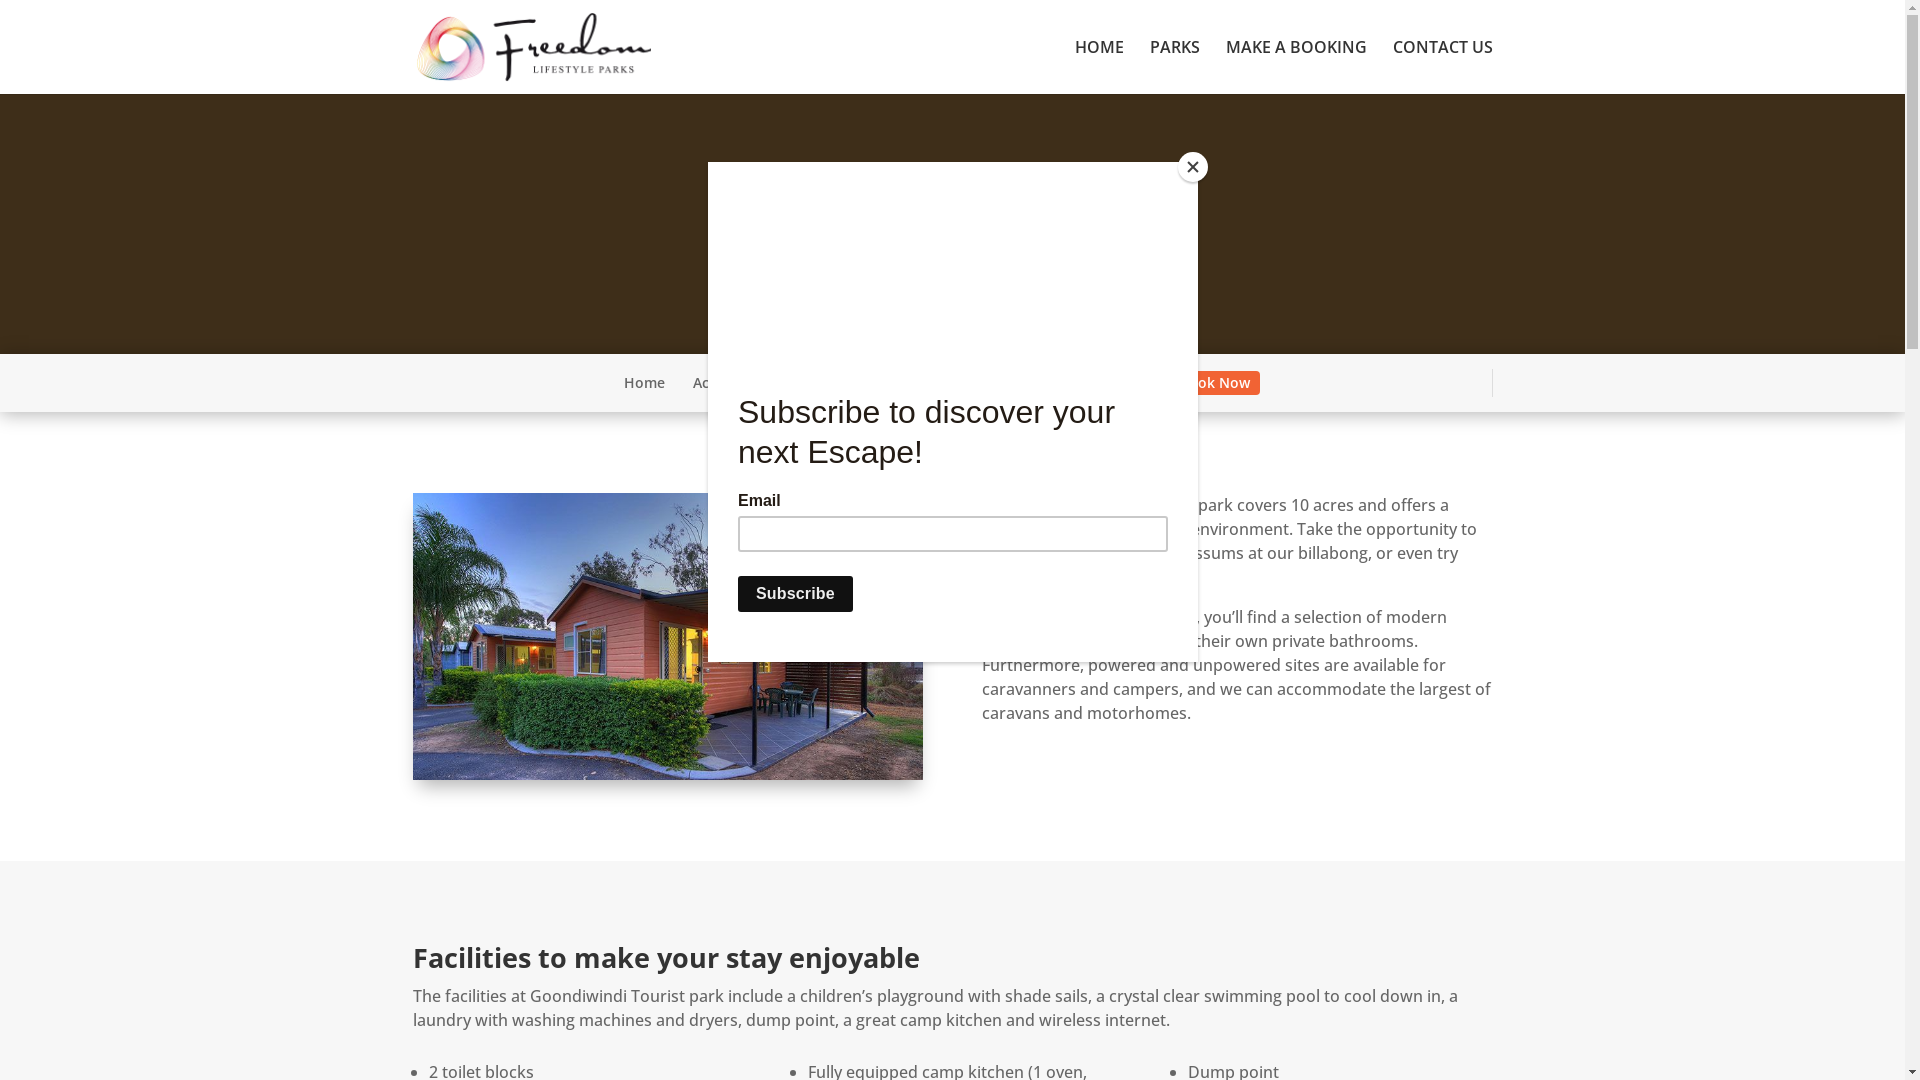  What do you see at coordinates (1055, 382) in the screenshot?
I see `'FAQ'` at bounding box center [1055, 382].